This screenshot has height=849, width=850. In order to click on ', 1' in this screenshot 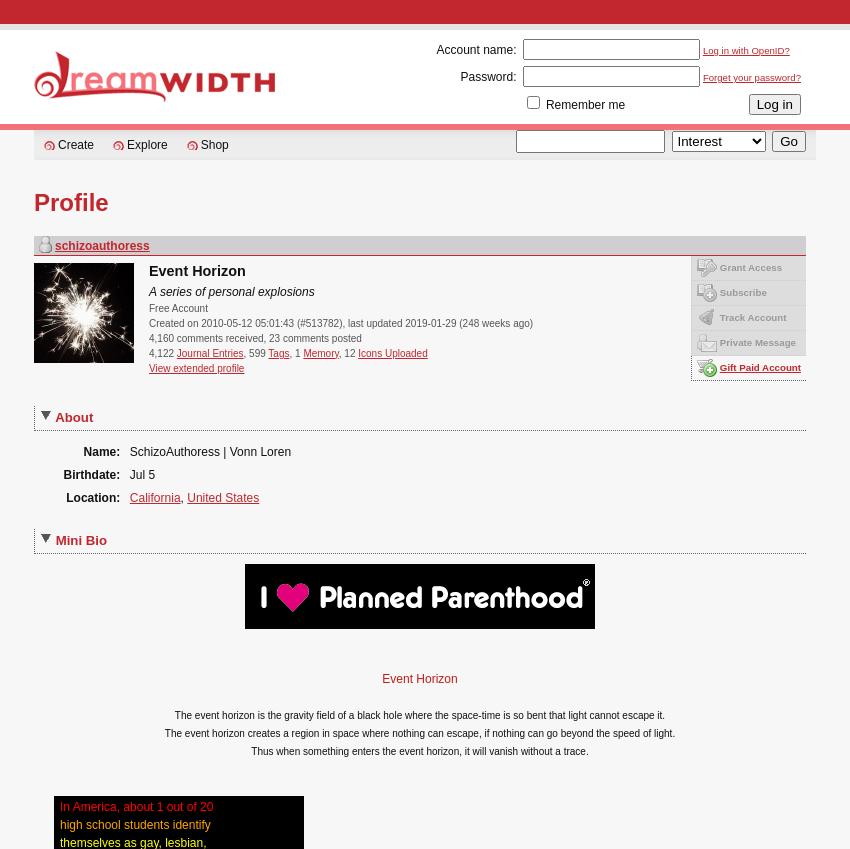, I will do `click(294, 352)`.